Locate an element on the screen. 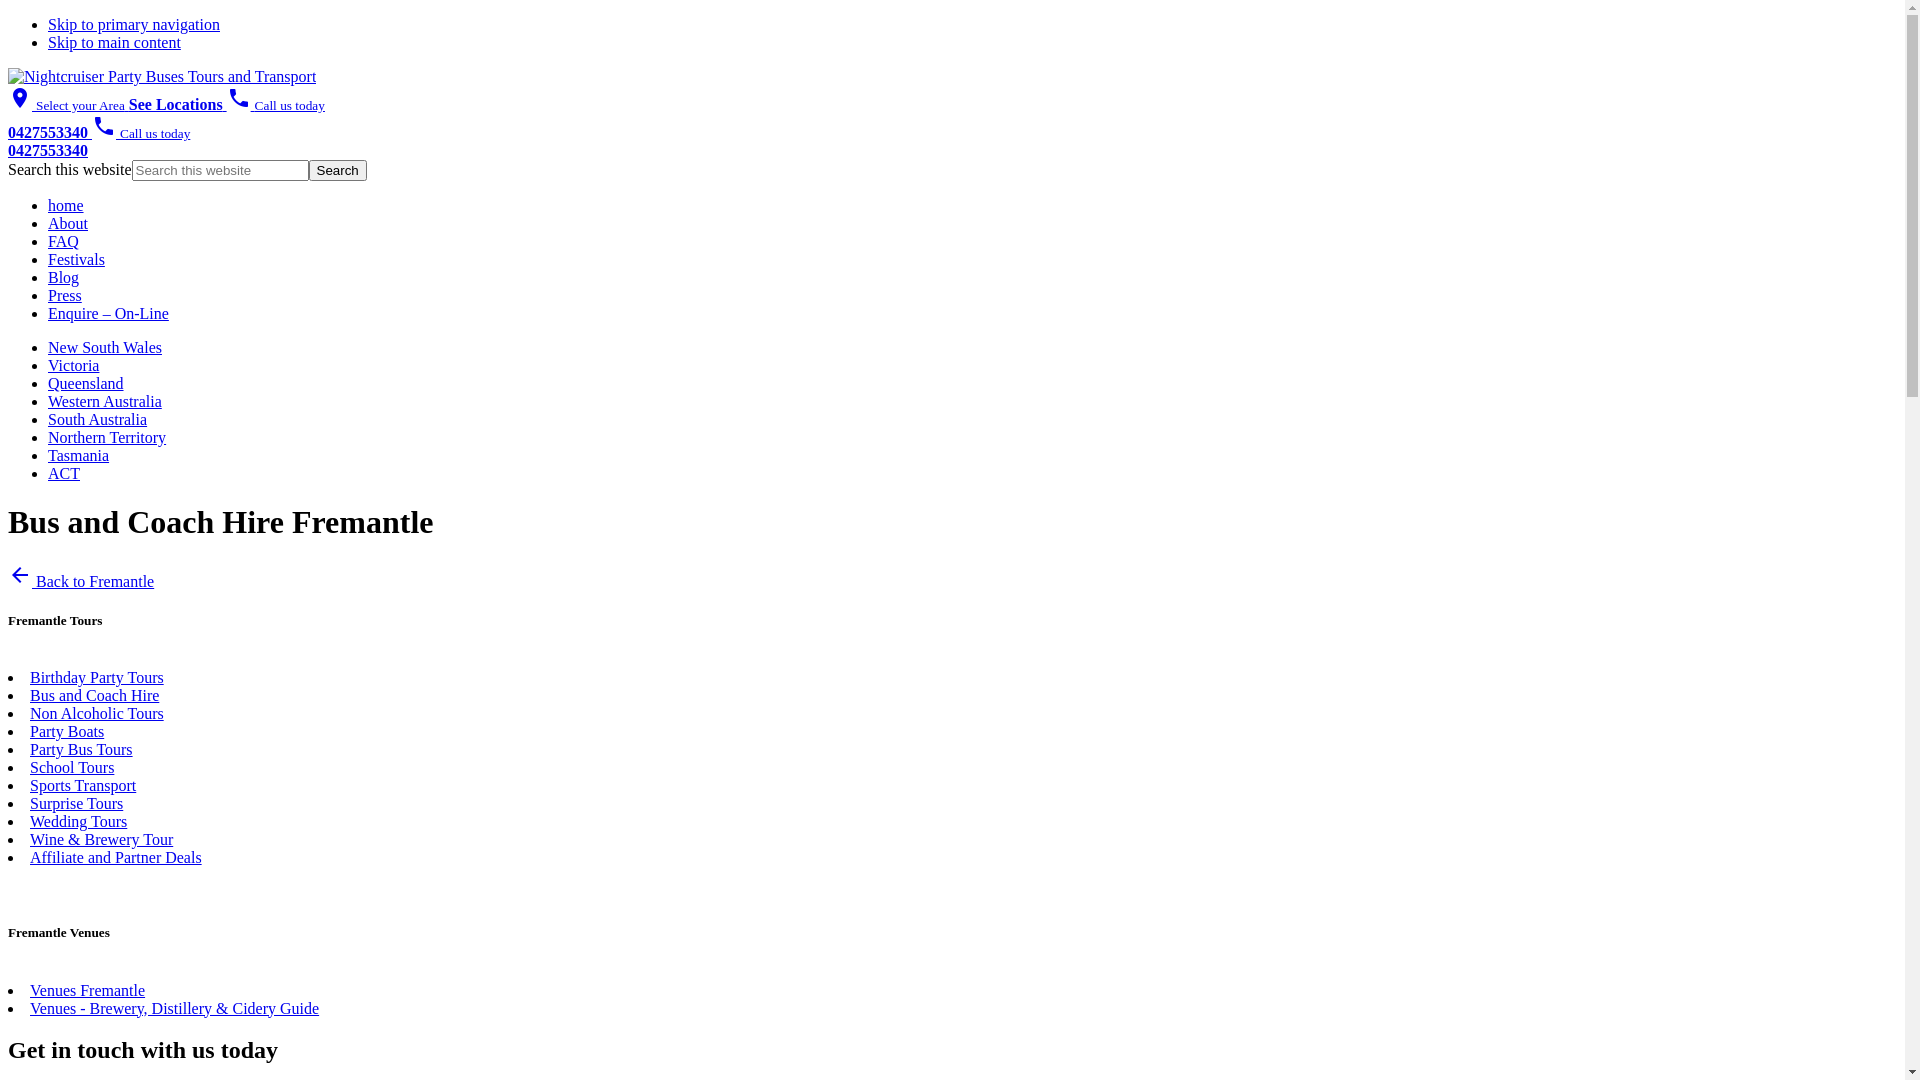 The image size is (1920, 1080). 'phone Call us today is located at coordinates (166, 118).